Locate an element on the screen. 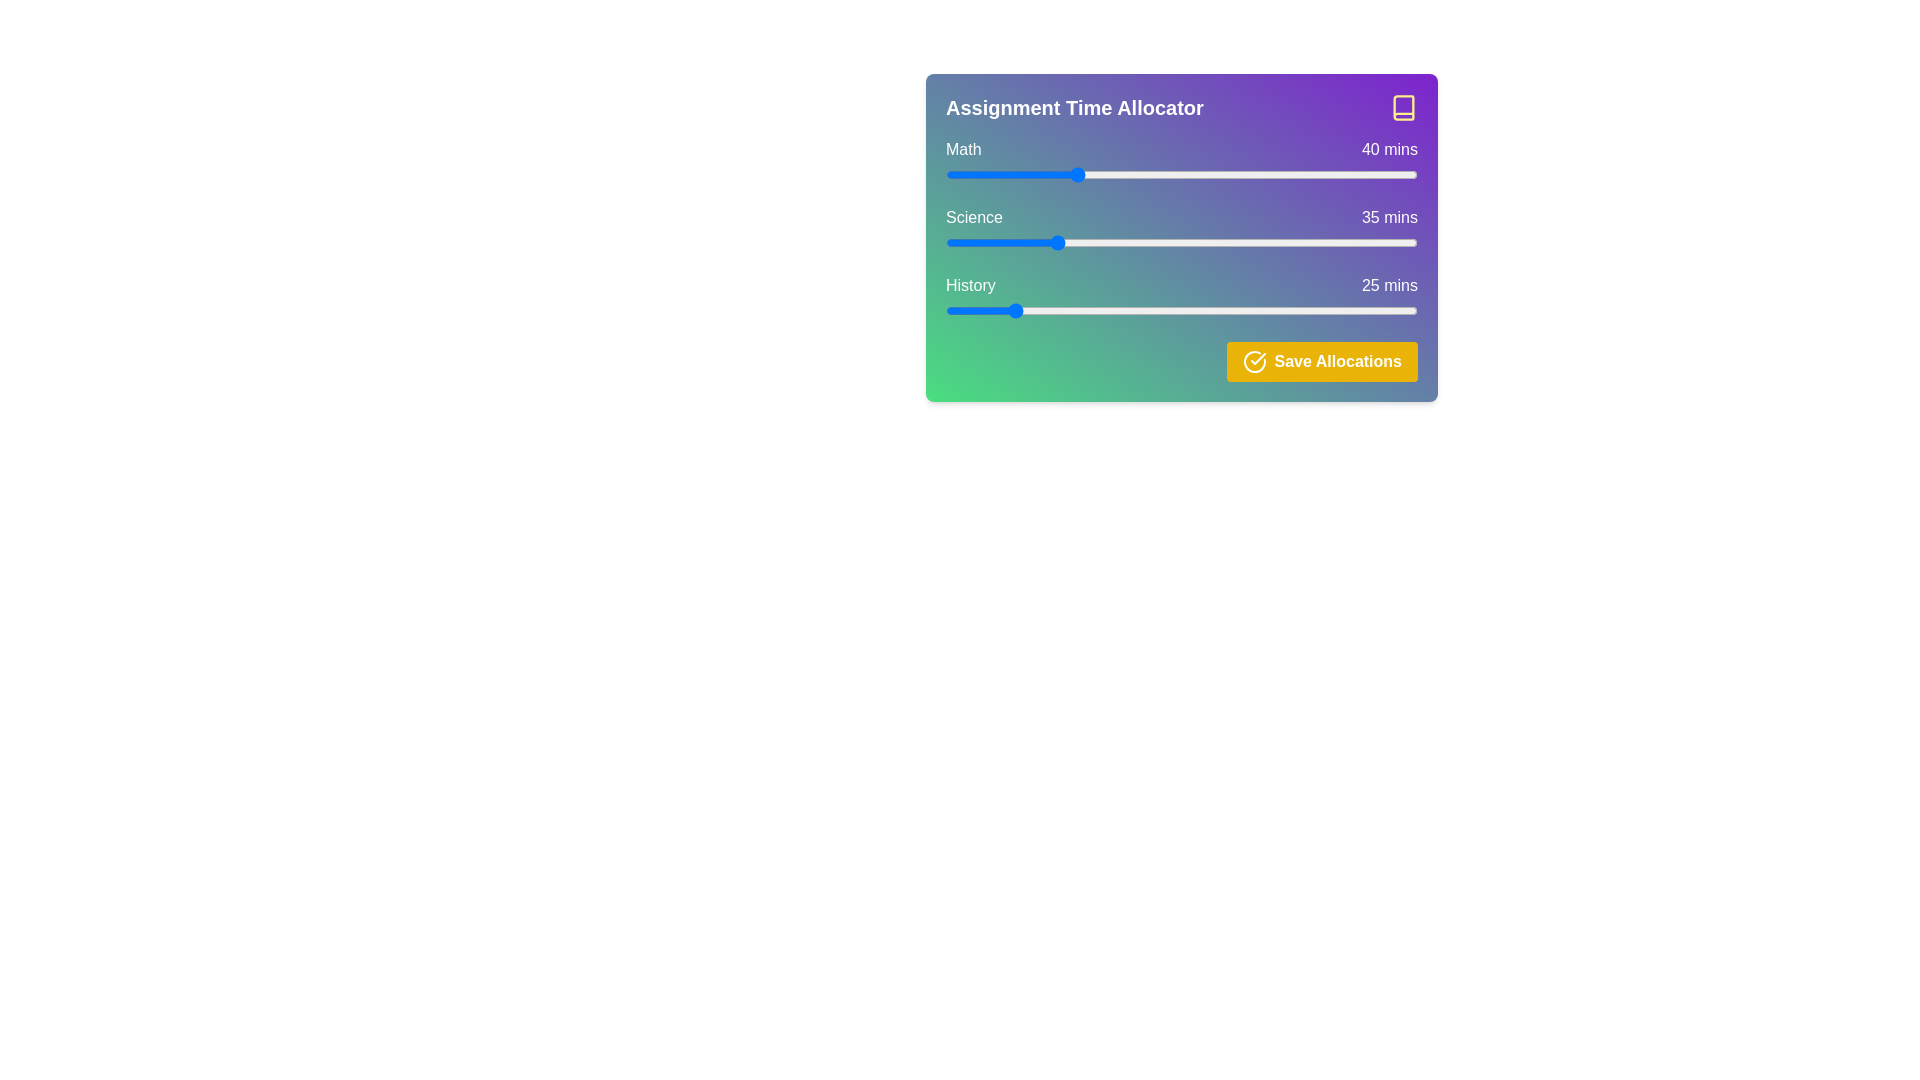 The width and height of the screenshot is (1920, 1080). allocation time is located at coordinates (1271, 242).